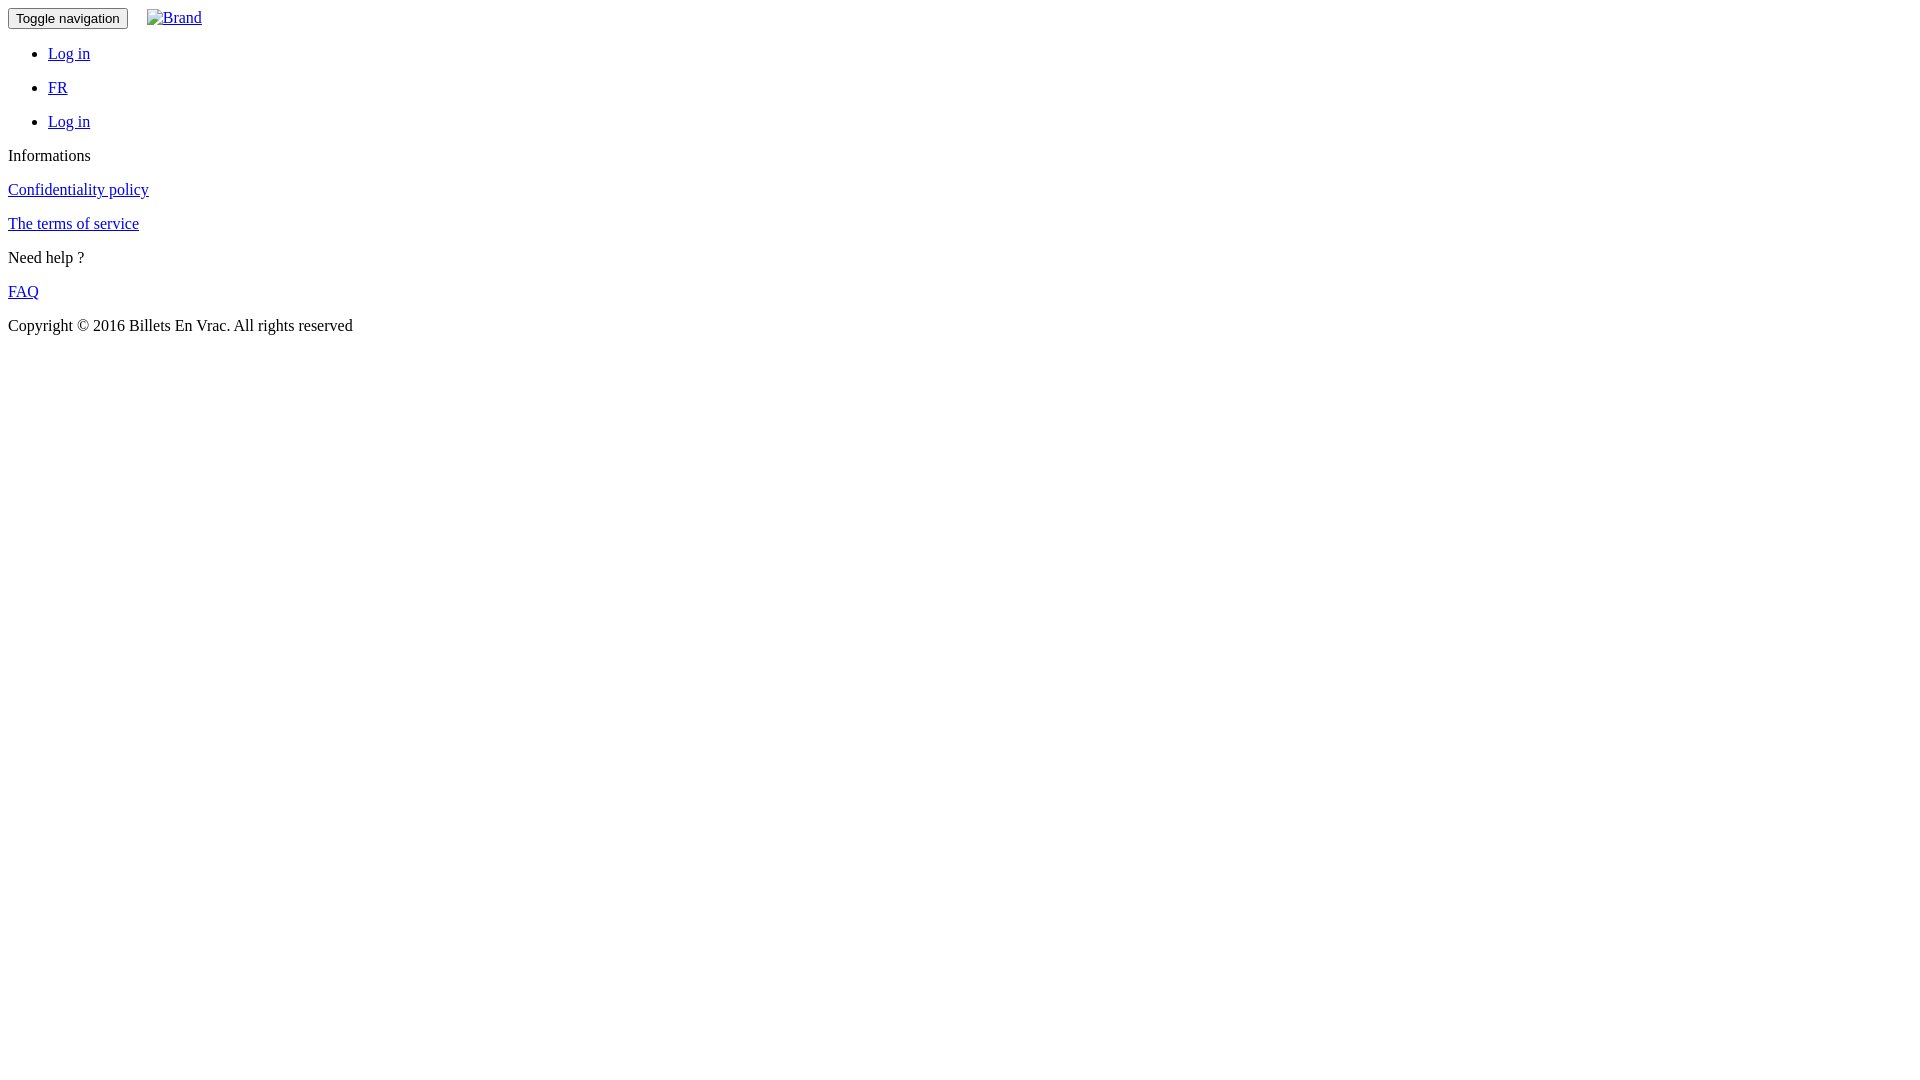 The height and width of the screenshot is (1080, 1920). I want to click on 'Log in', so click(48, 121).